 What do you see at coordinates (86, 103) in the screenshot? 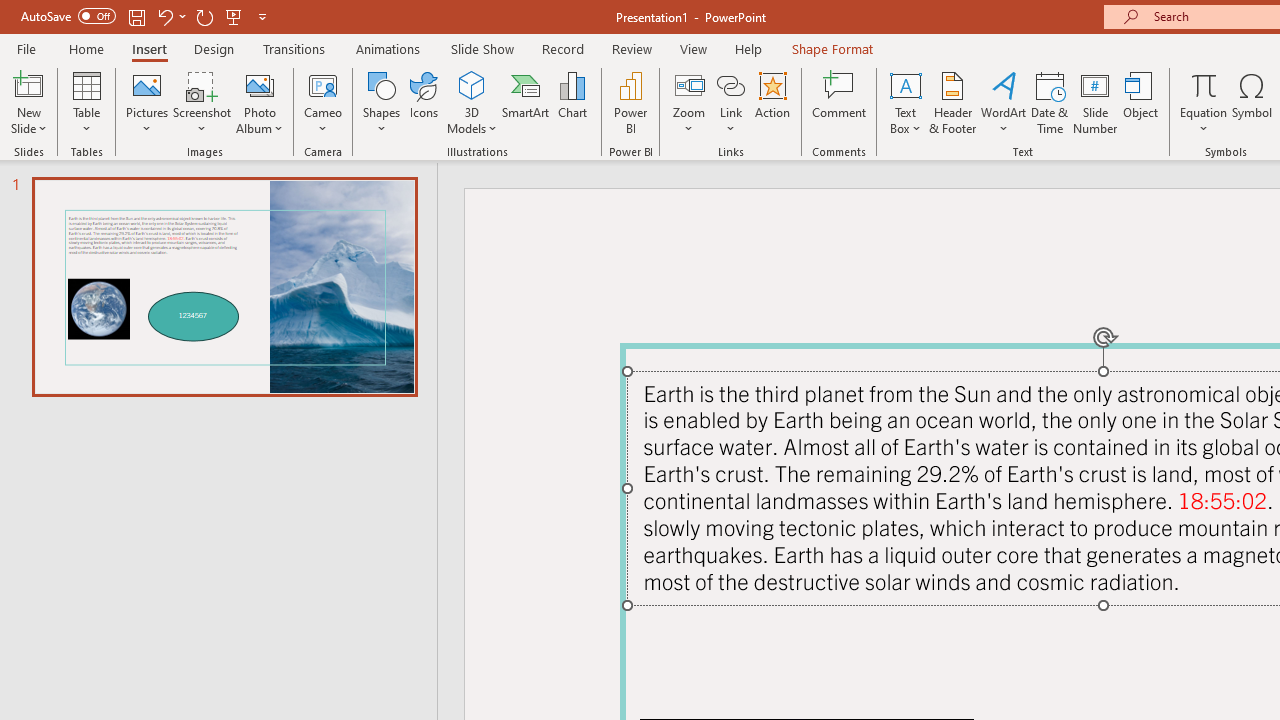
I see `'Table'` at bounding box center [86, 103].